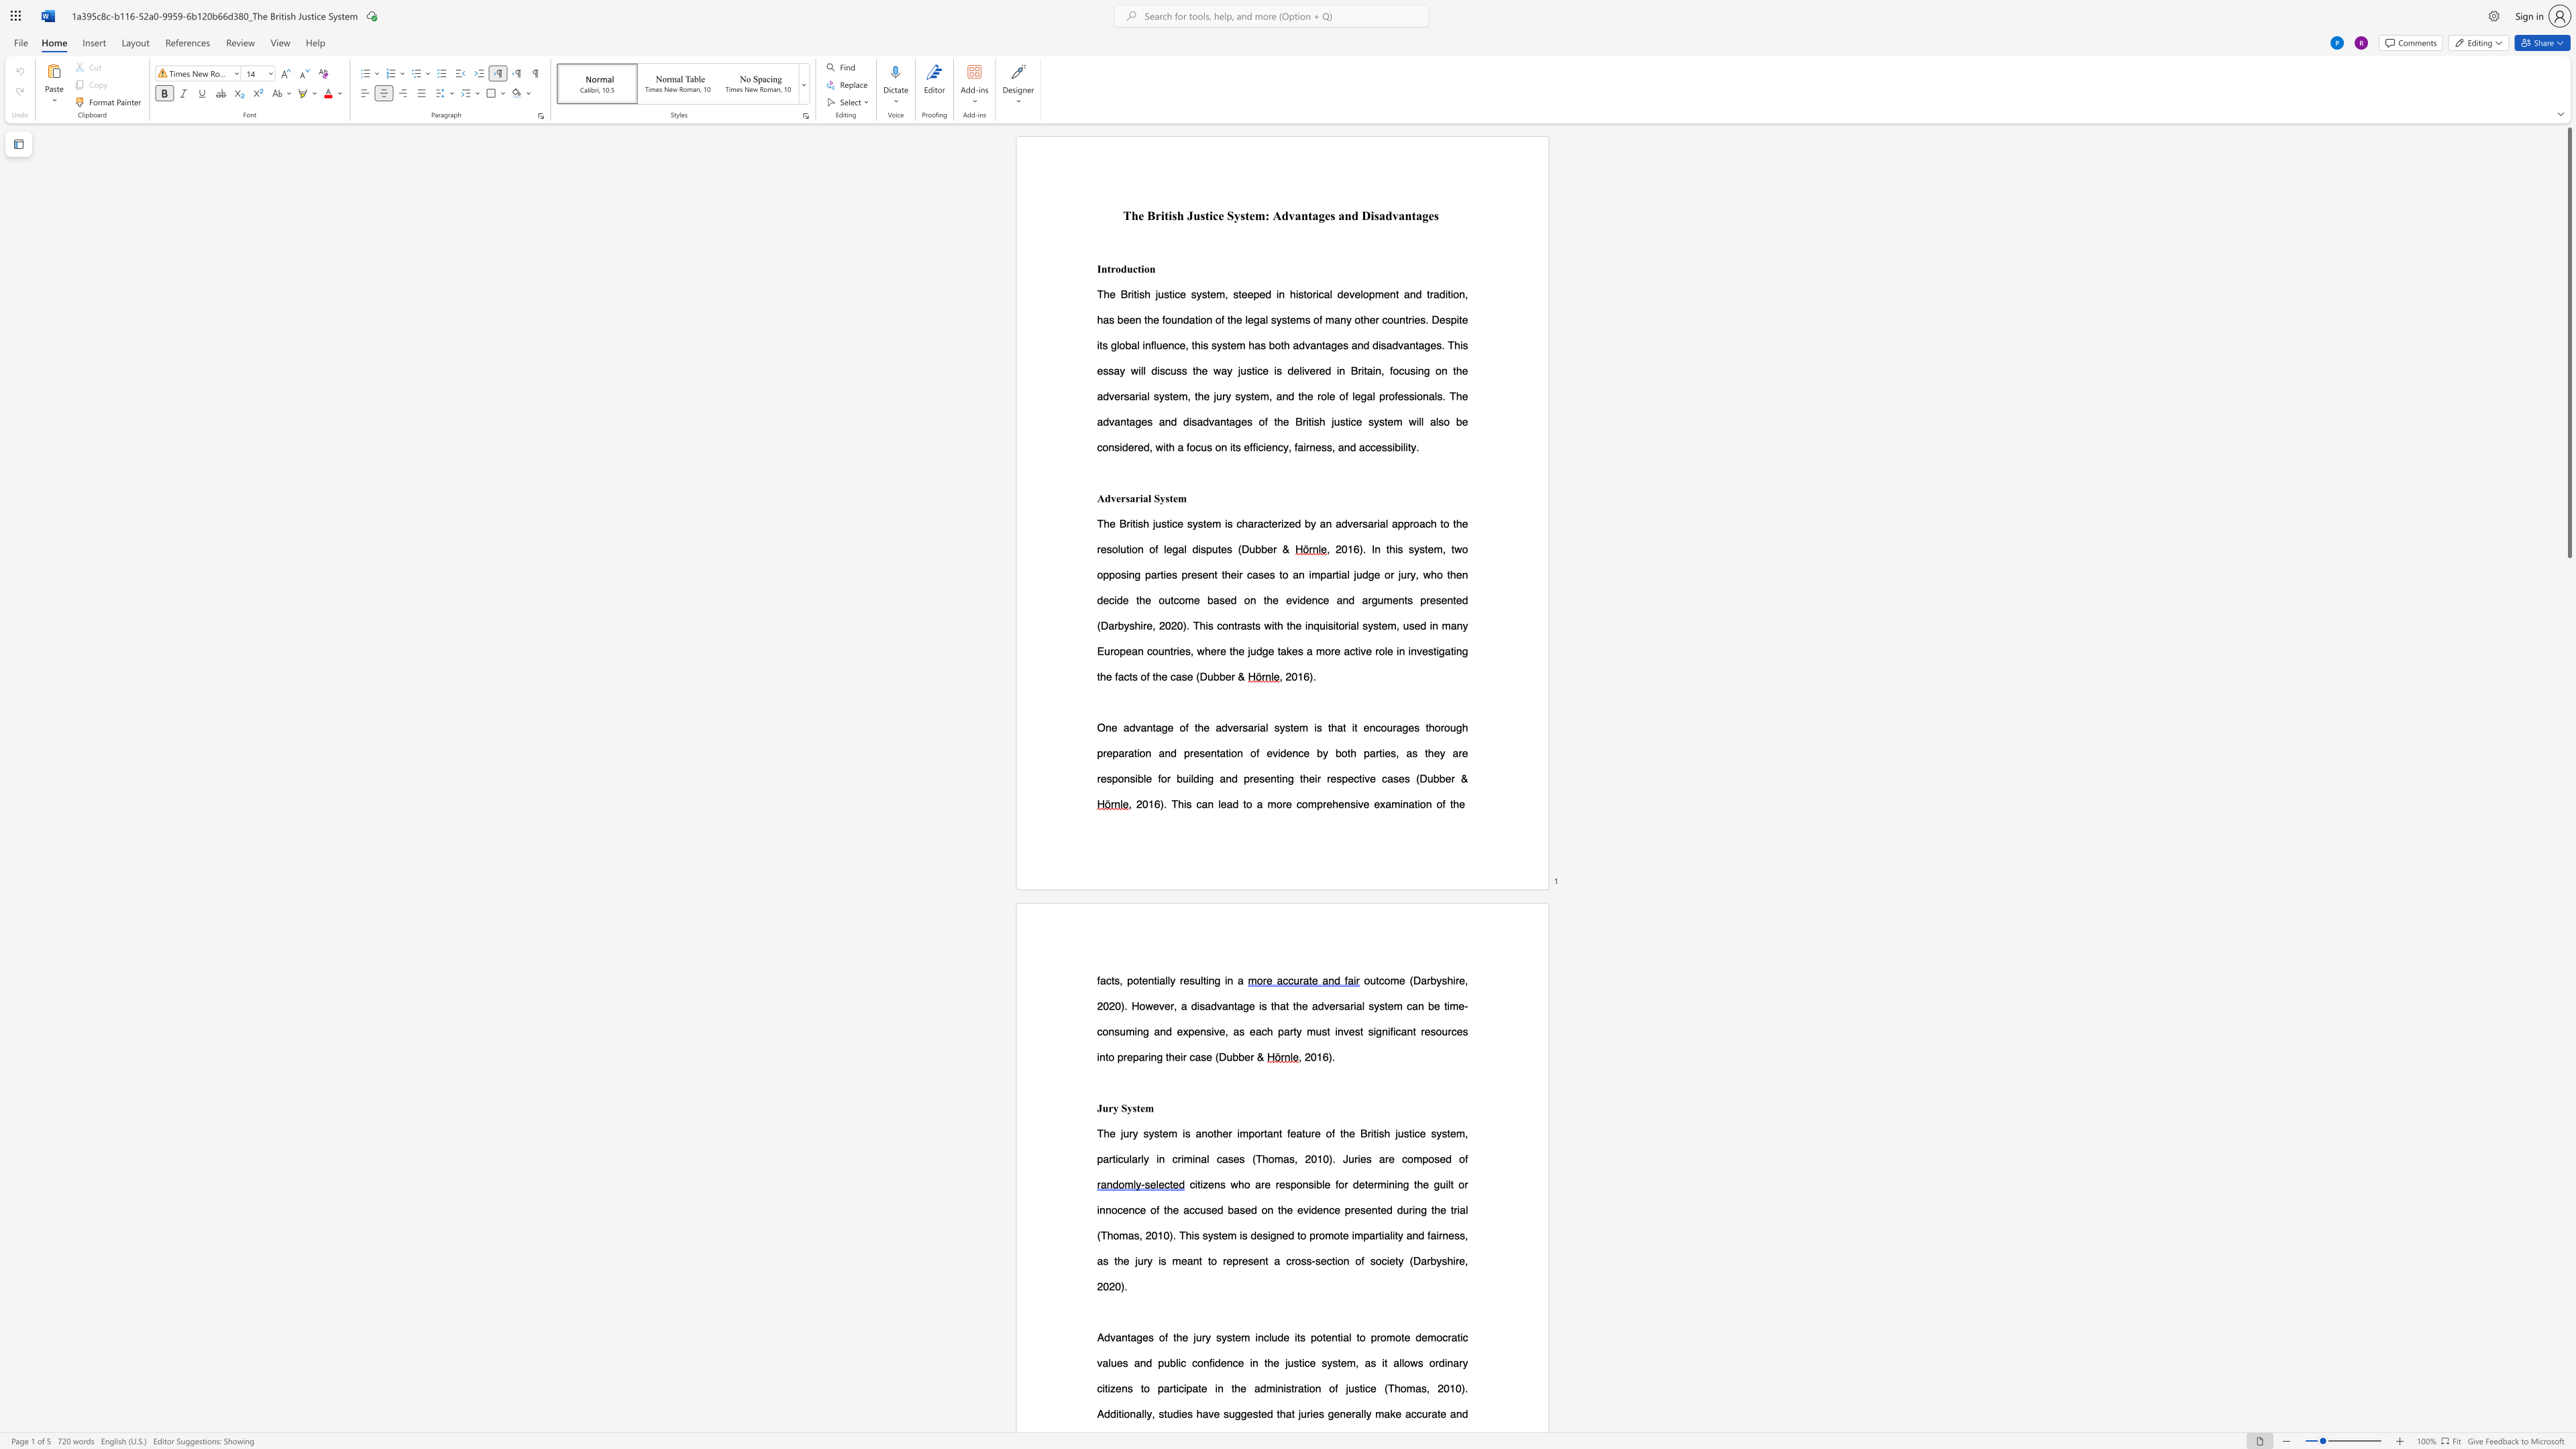 Image resolution: width=2576 pixels, height=1449 pixels. I want to click on the subset text "ose" within the text "The jury system is another important feature of the British justice system, particularly in criminal cases (Thomas, 2010). Juries are composed of", so click(1428, 1158).